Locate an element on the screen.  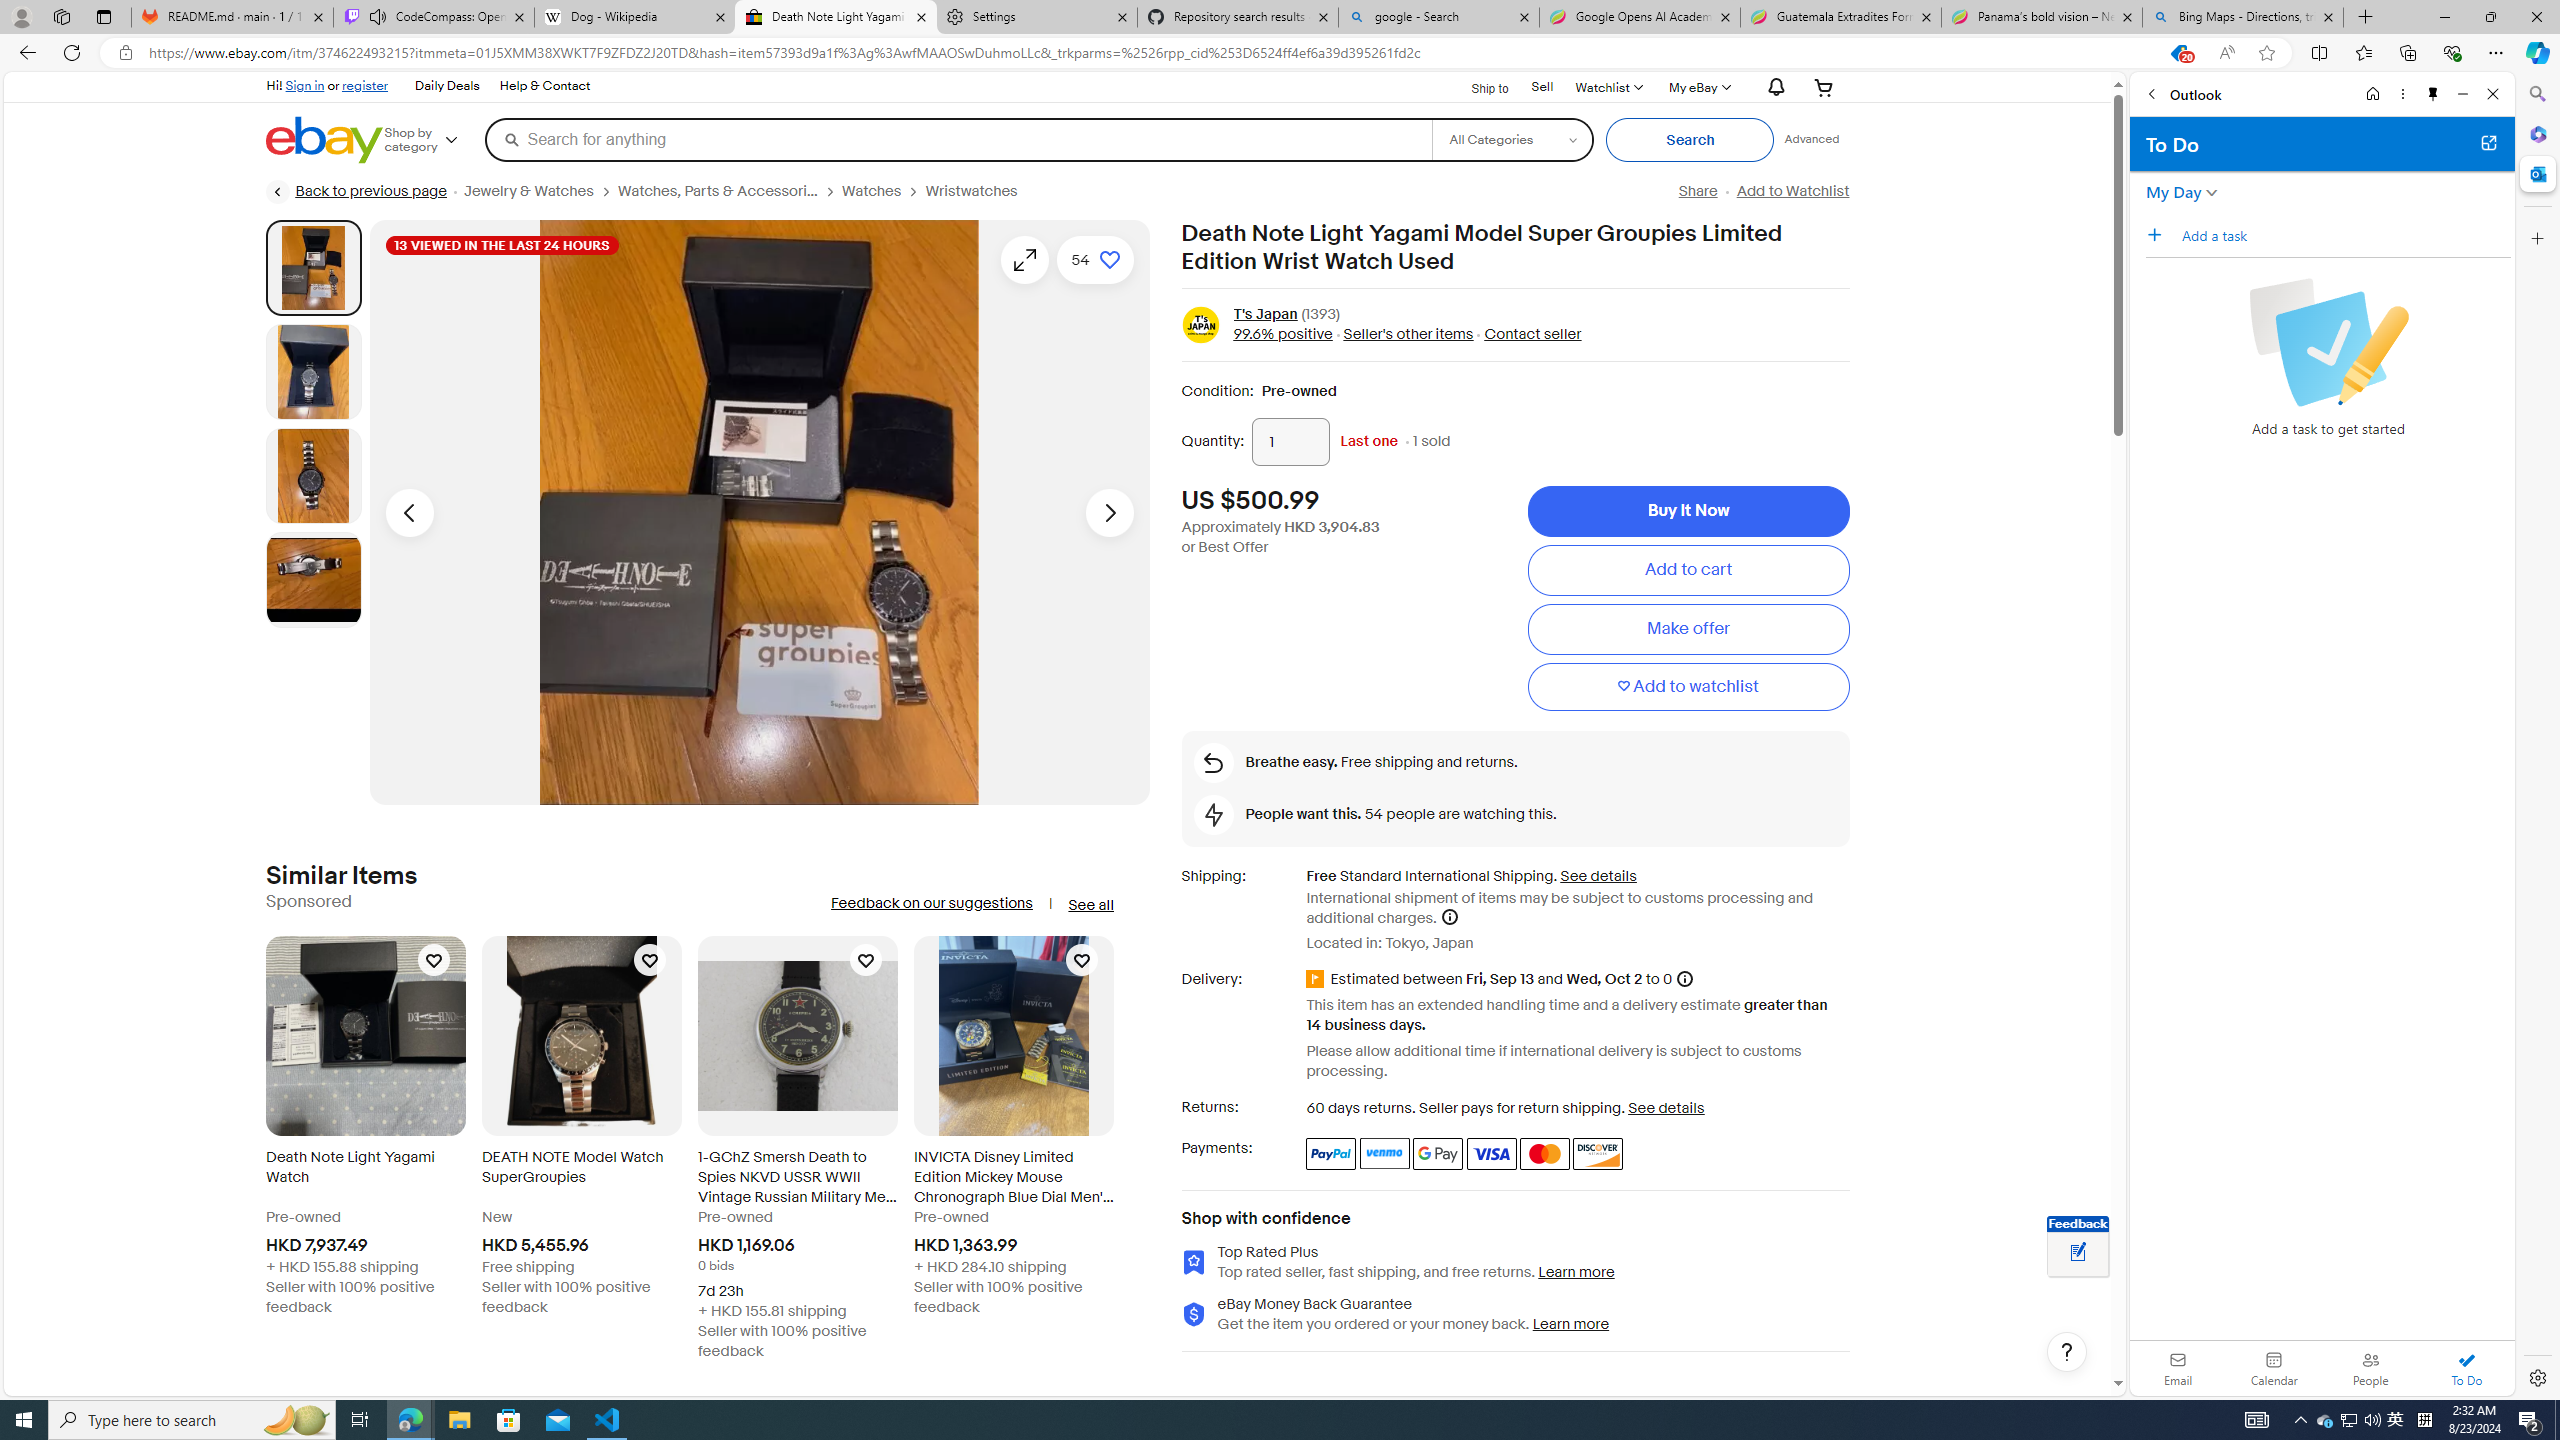
'Shipping help - opens a layer' is located at coordinates (1447, 915).